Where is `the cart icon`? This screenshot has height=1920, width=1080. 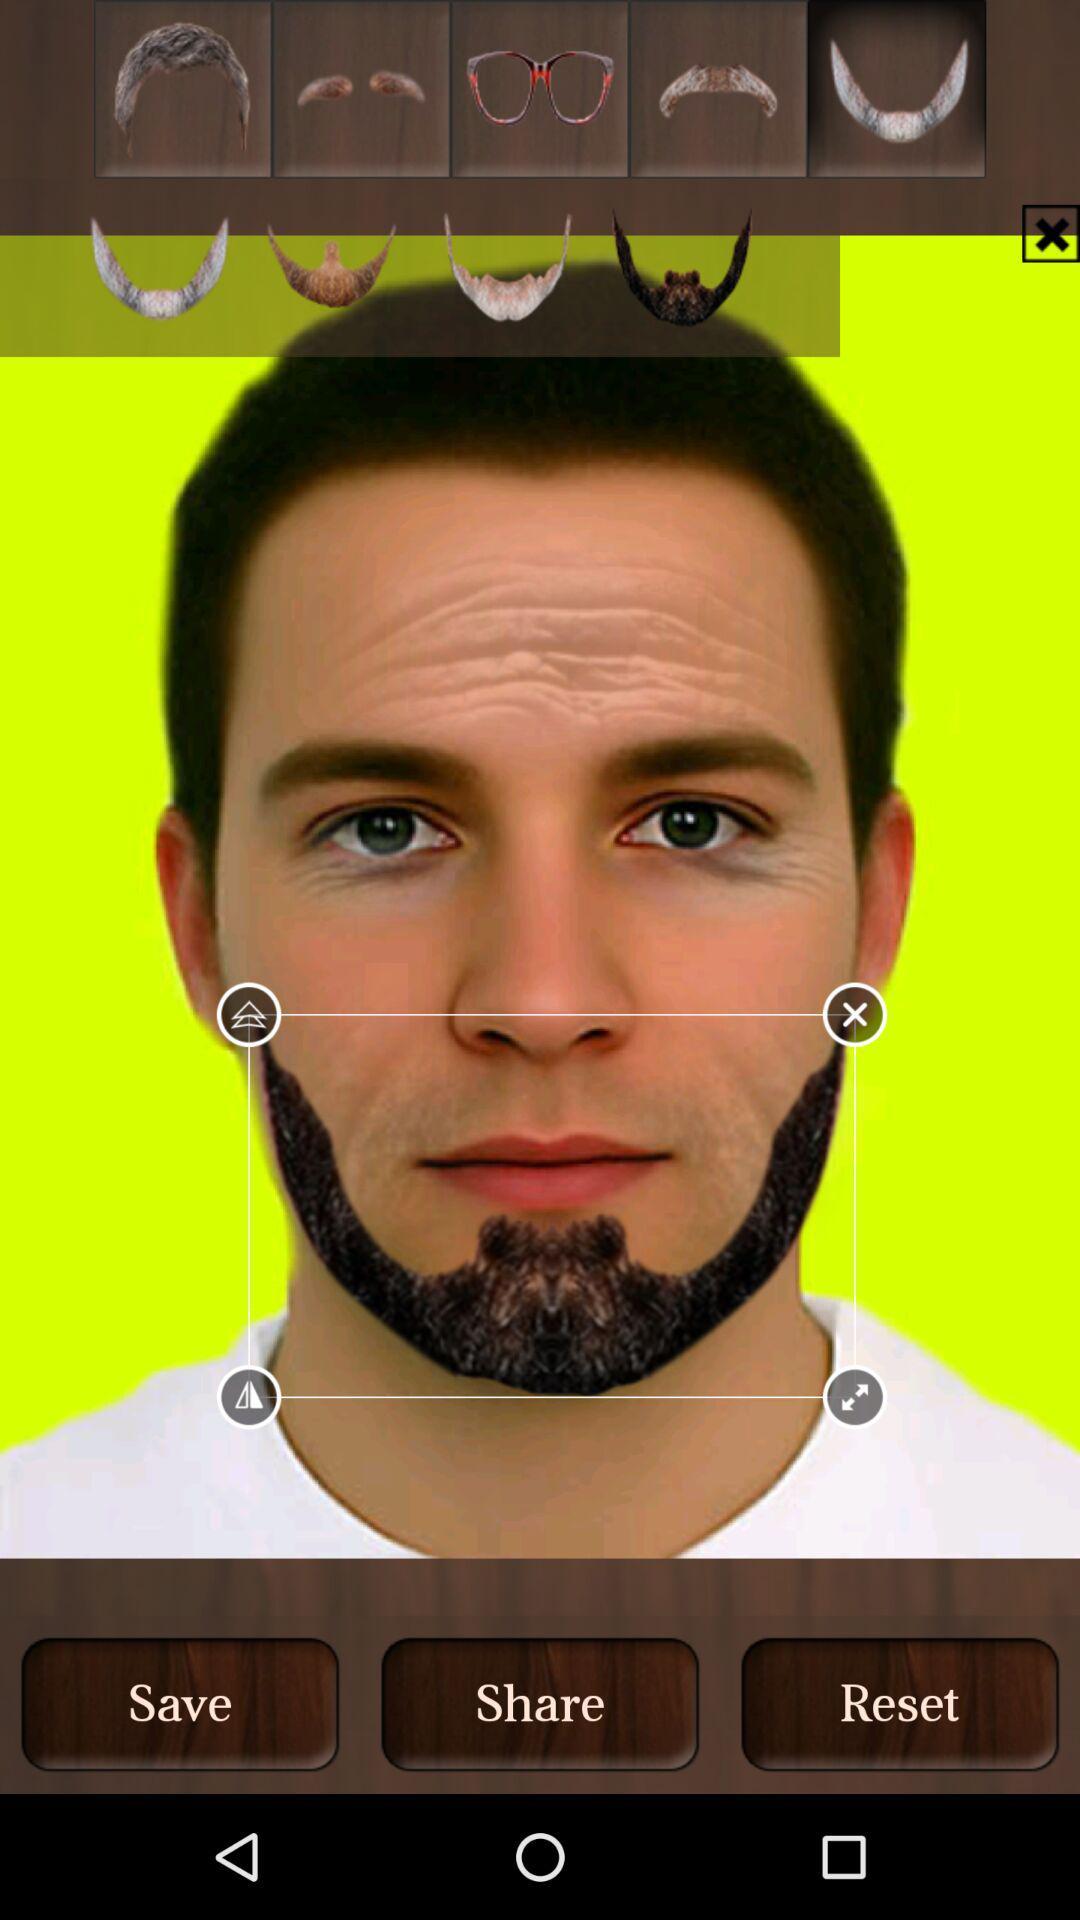 the cart icon is located at coordinates (156, 285).